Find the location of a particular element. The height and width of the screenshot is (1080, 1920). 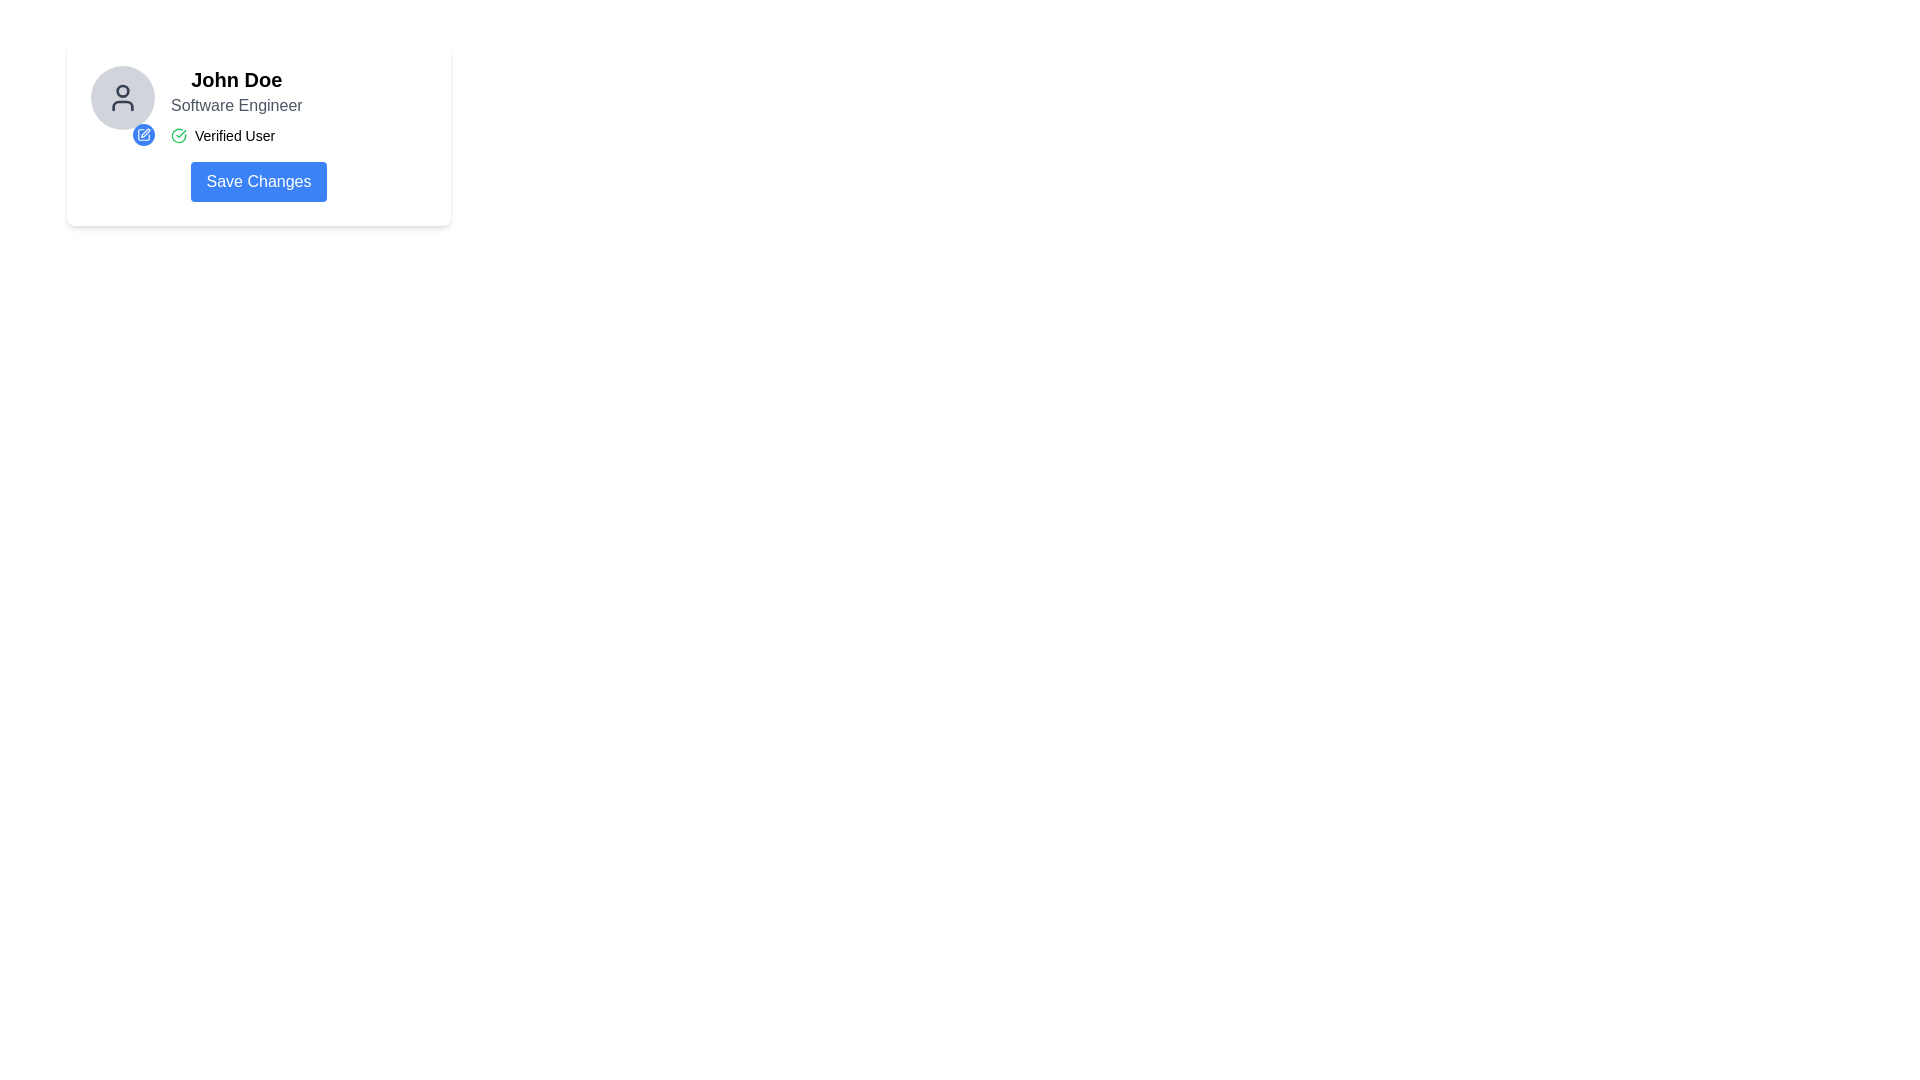

the circular graphic representing the head of the user in the gray-colored user outline SVG icon, located at the top of the user profile icon is located at coordinates (122, 91).